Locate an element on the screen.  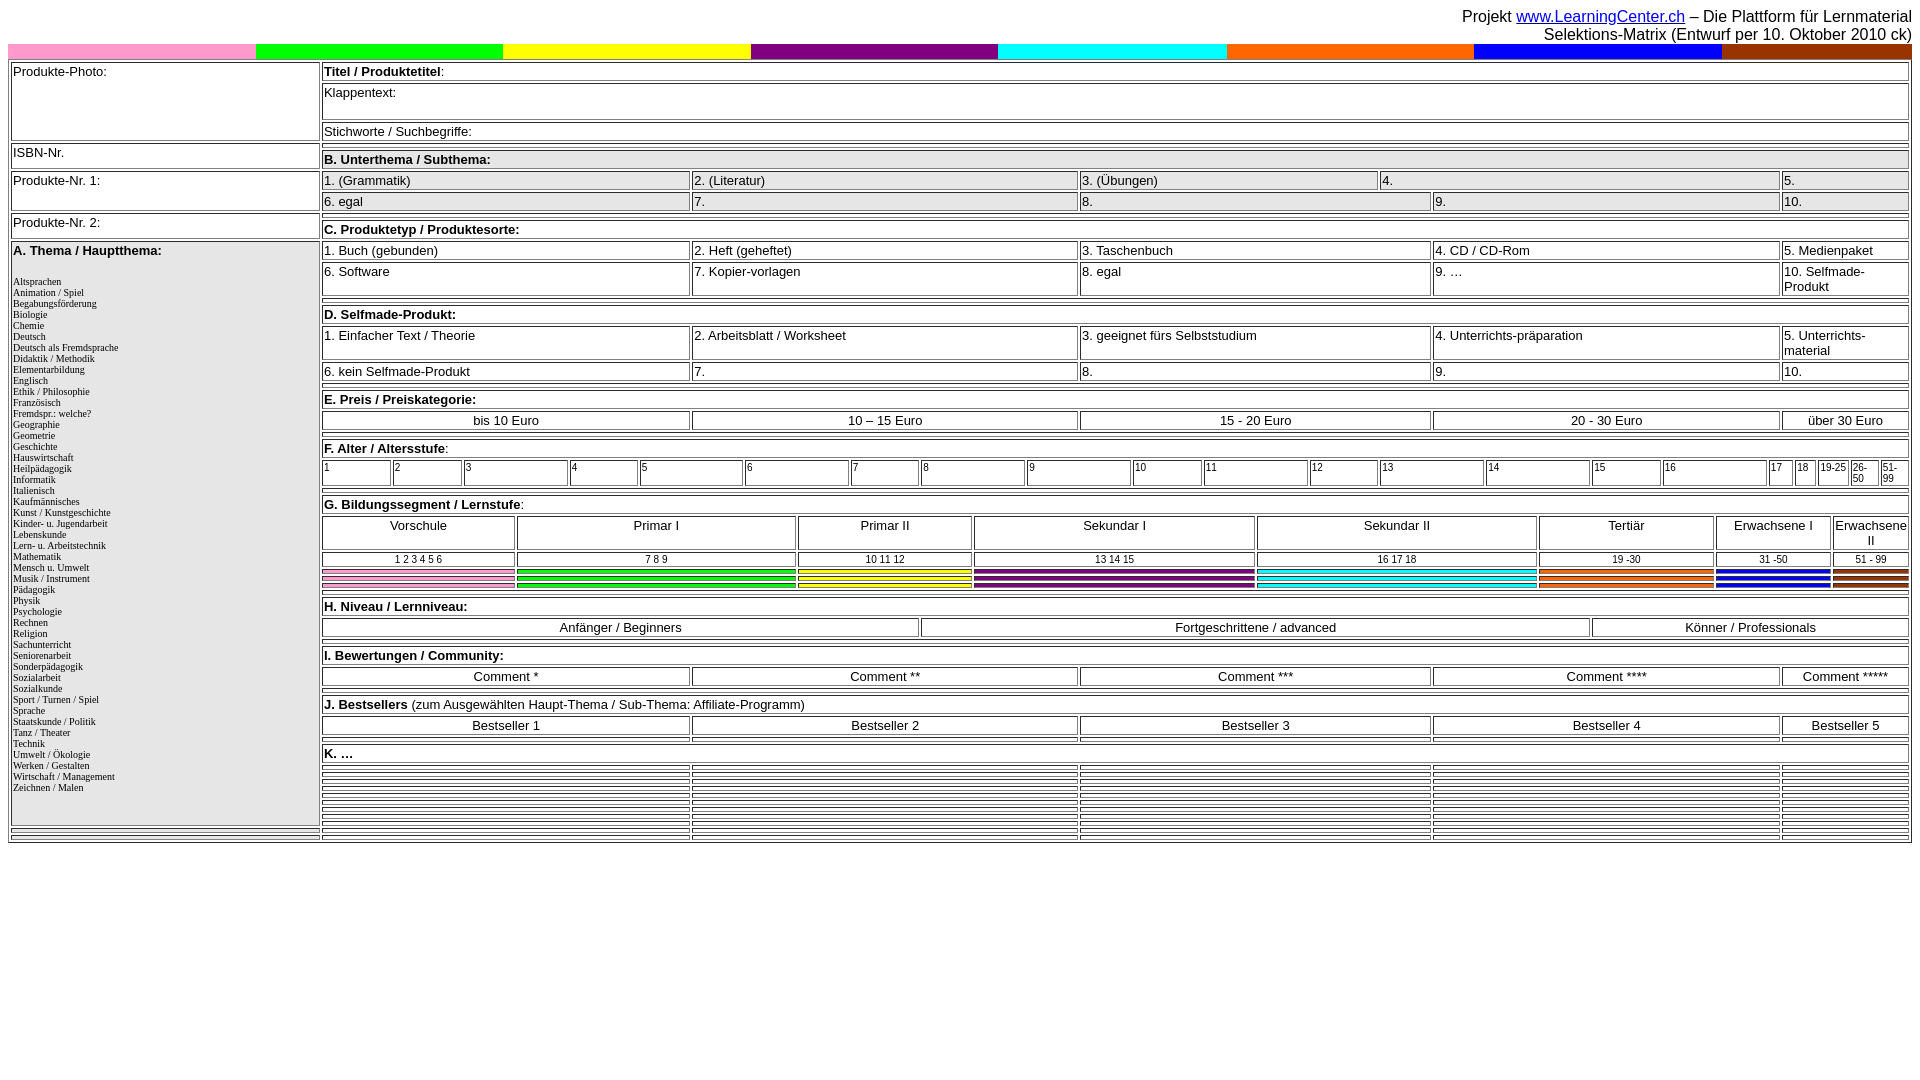
'www.LearningCenter.ch' is located at coordinates (1600, 16).